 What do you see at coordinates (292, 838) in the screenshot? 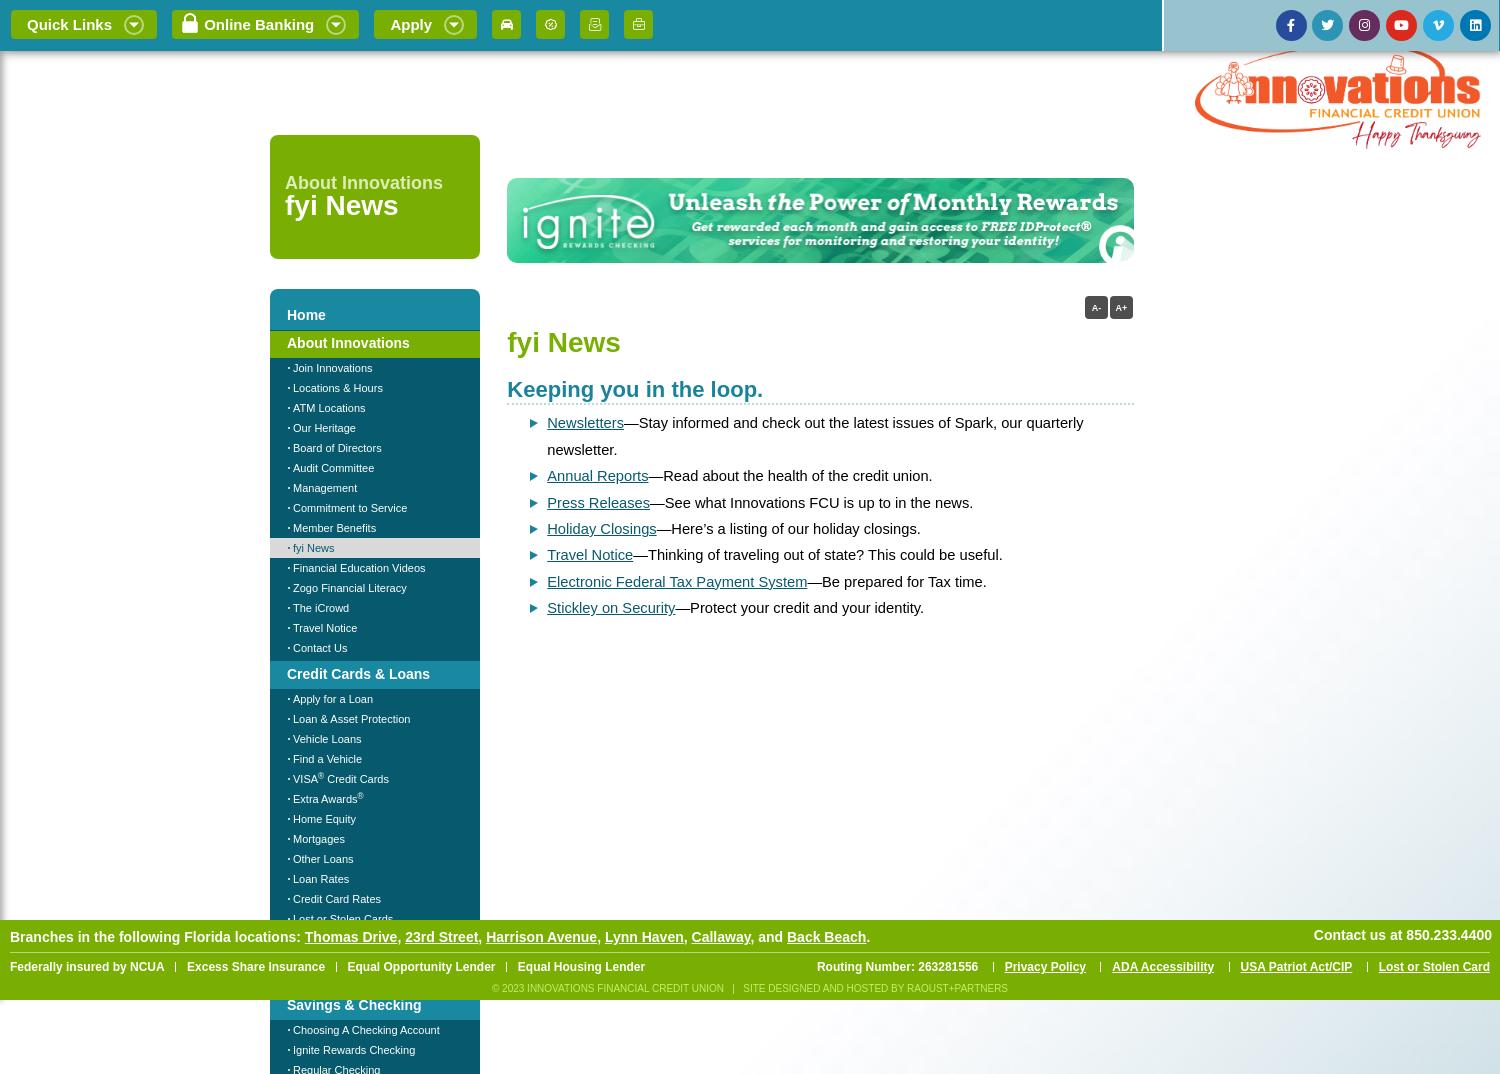
I see `'Mortgages'` at bounding box center [292, 838].